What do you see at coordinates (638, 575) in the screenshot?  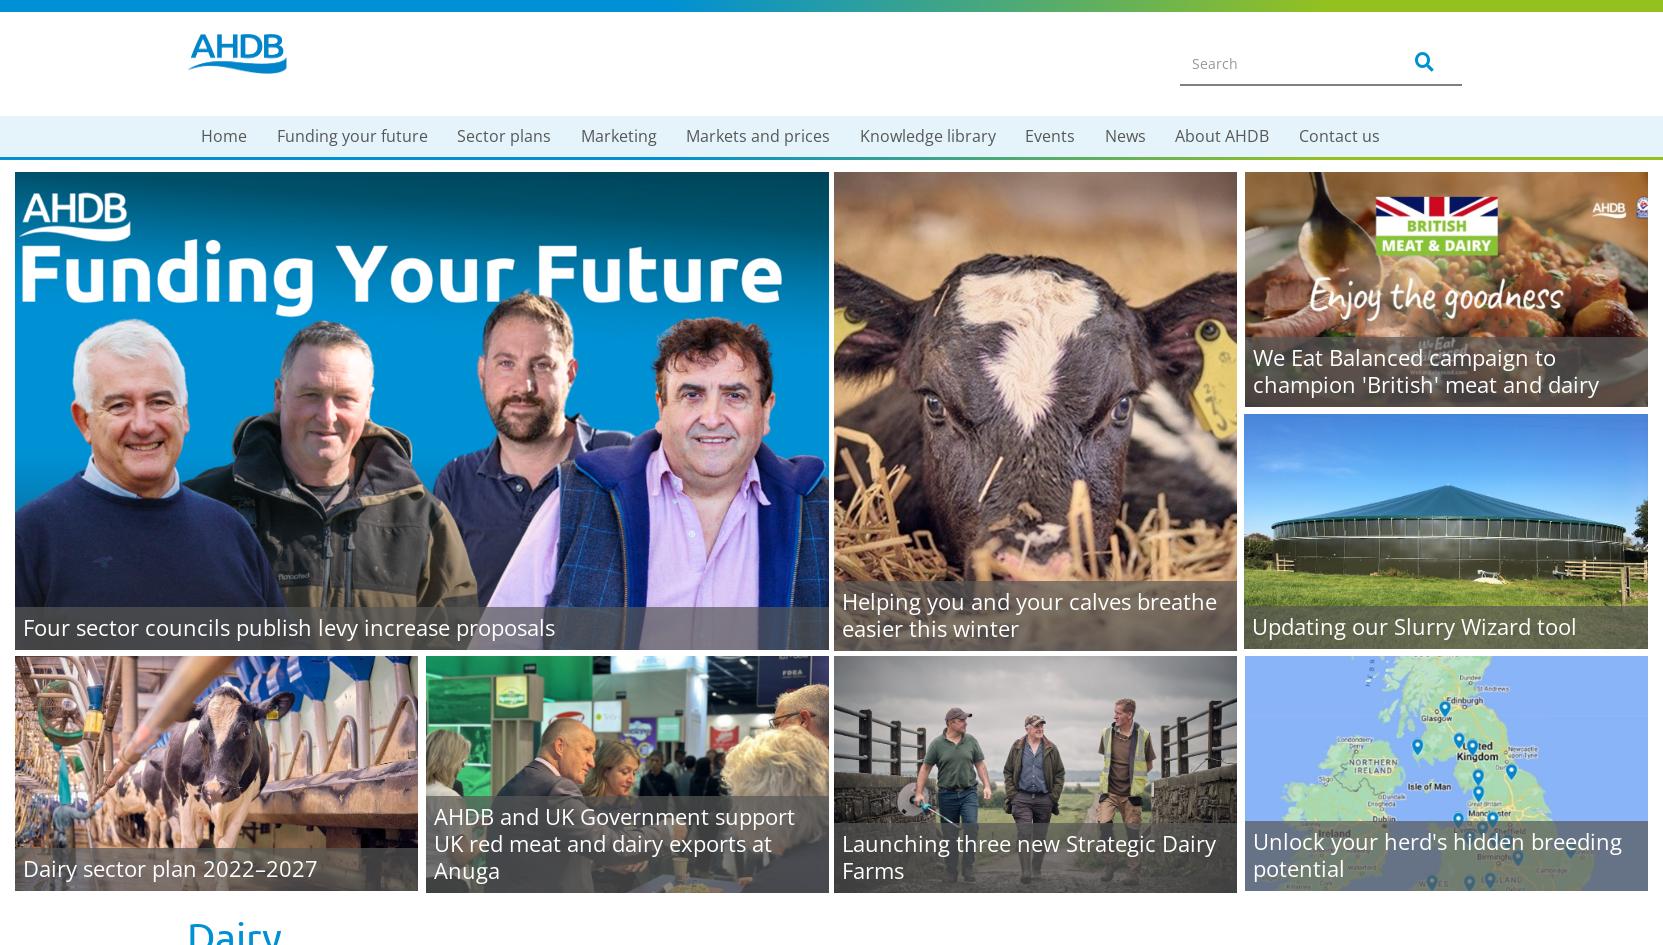 I see `'Department of Dairy Related Scrumptious Affairs'` at bounding box center [638, 575].